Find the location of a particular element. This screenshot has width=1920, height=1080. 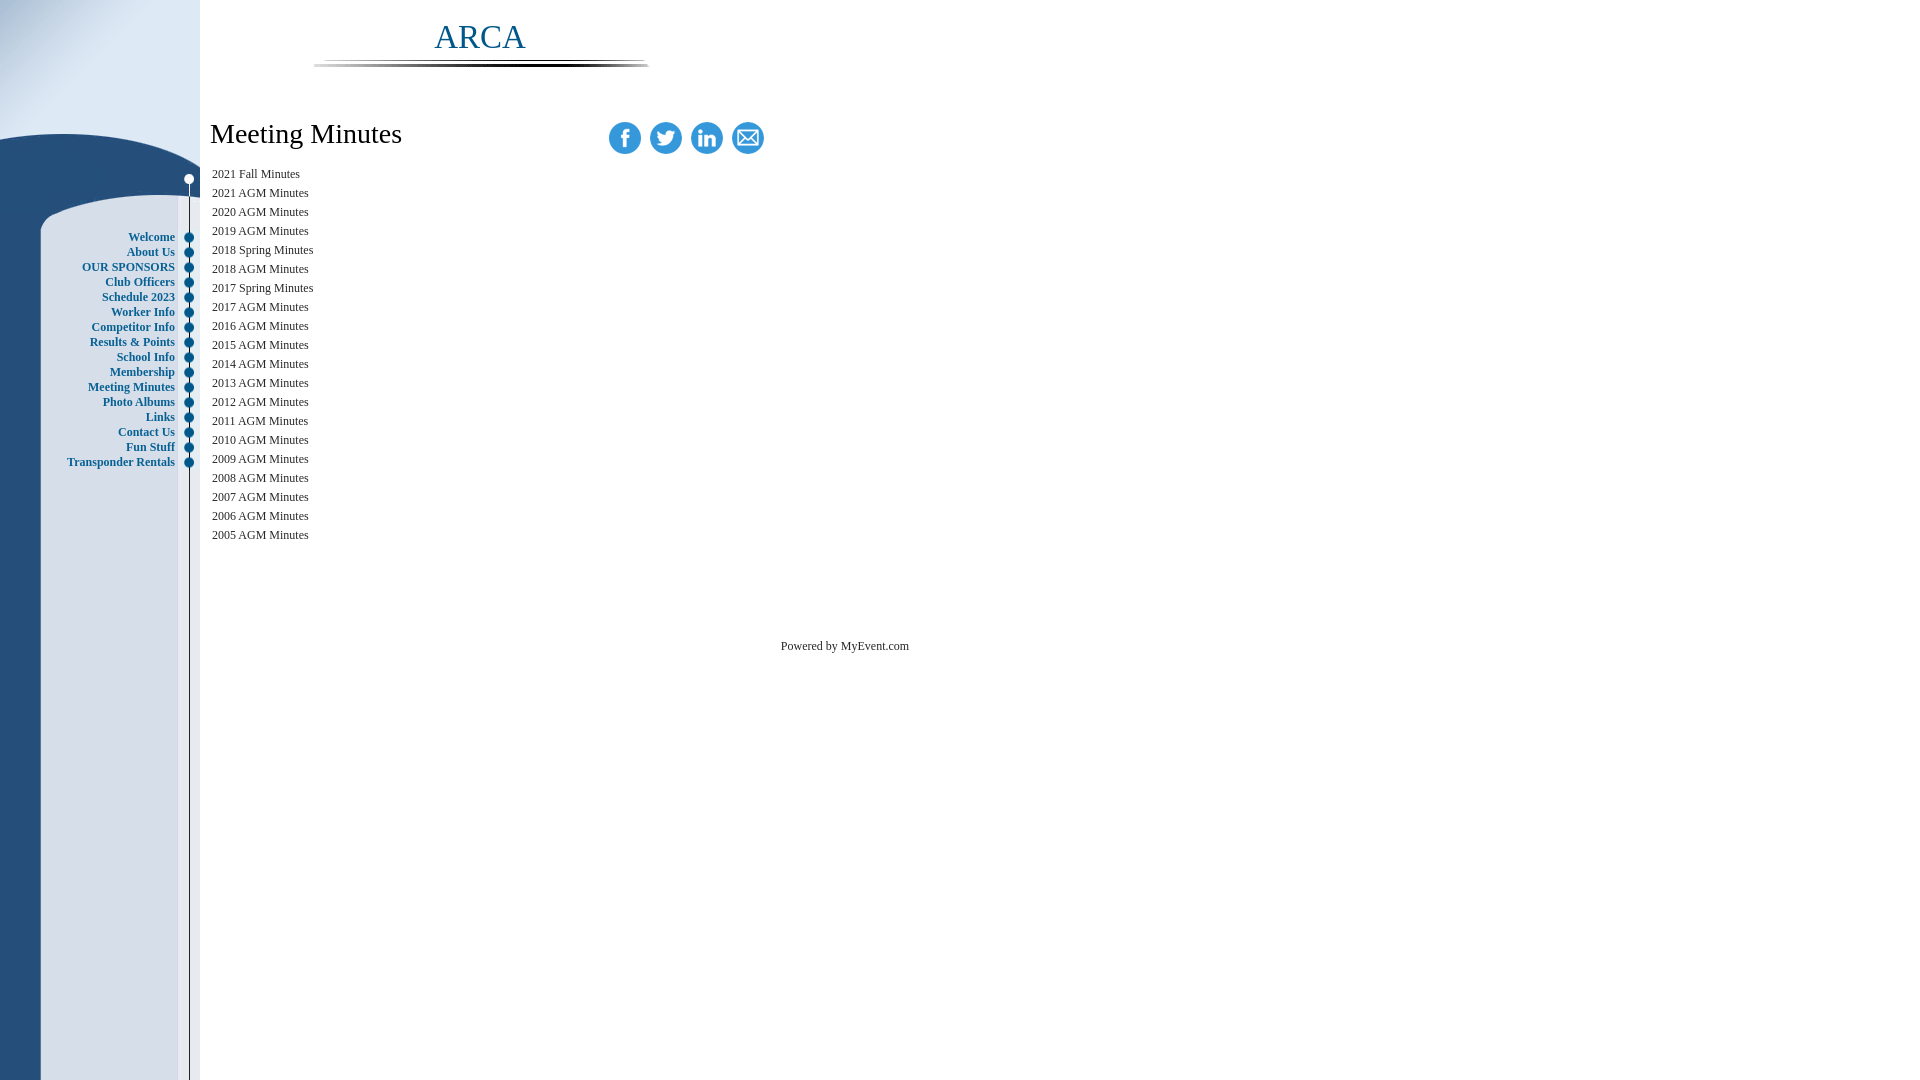

'2012 AGM Minutes' is located at coordinates (259, 401).